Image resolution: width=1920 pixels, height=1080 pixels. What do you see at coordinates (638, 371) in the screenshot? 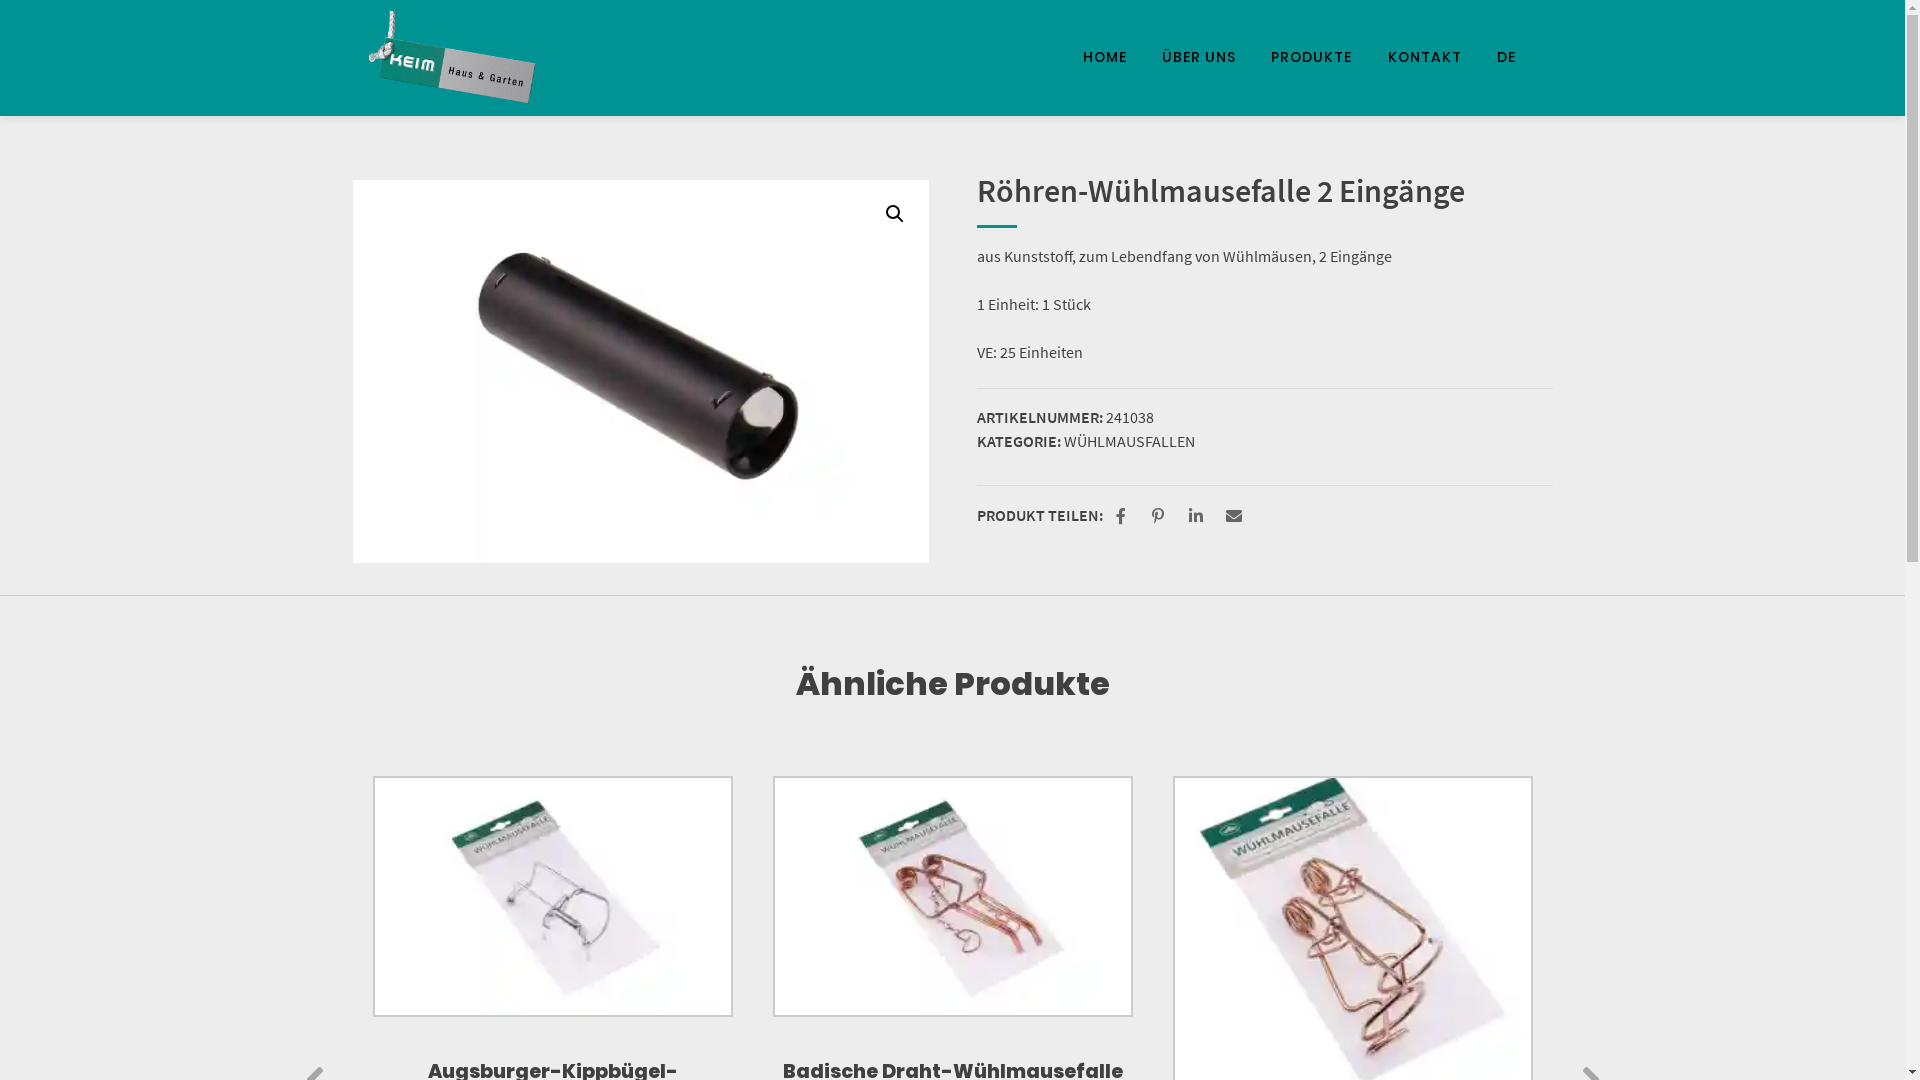
I see `'SONY DSC'` at bounding box center [638, 371].